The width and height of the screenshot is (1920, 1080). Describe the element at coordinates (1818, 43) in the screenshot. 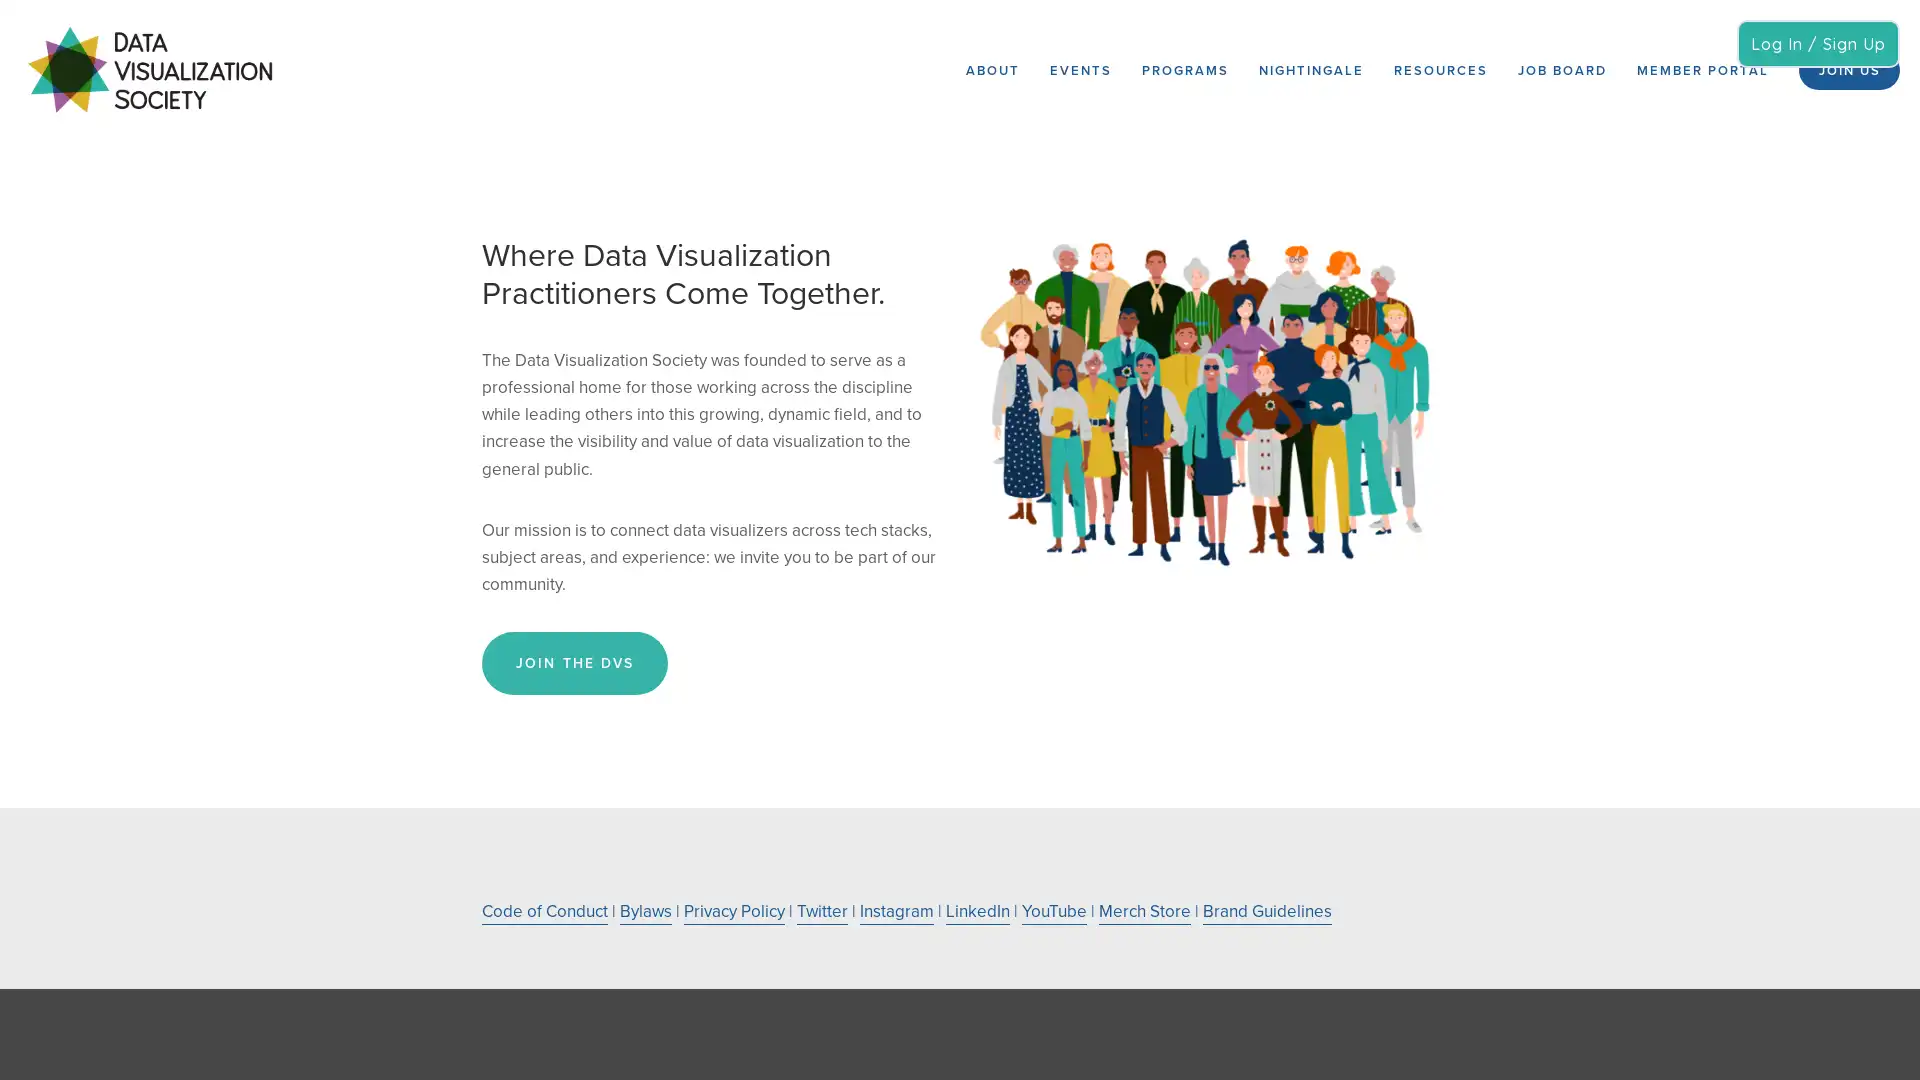

I see `Log In / Sign Up` at that location.